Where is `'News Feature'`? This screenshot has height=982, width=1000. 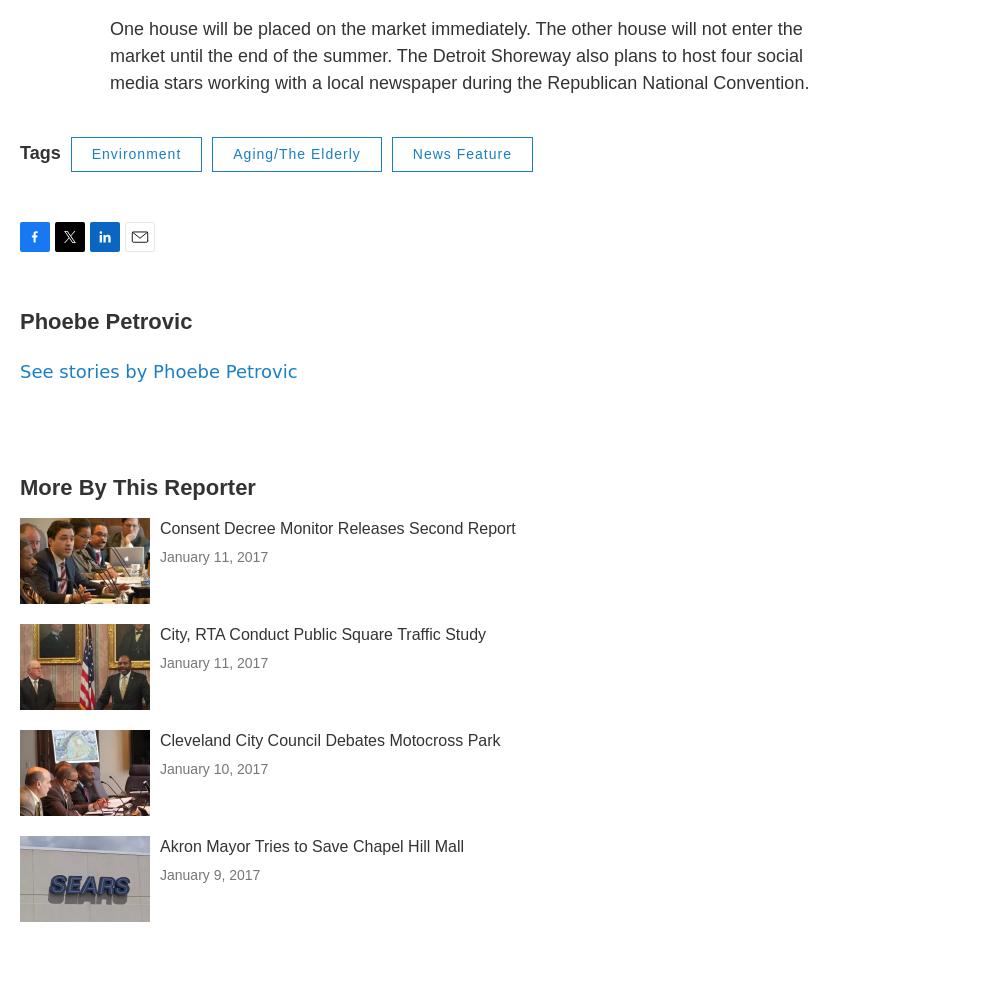
'News Feature' is located at coordinates (460, 152).